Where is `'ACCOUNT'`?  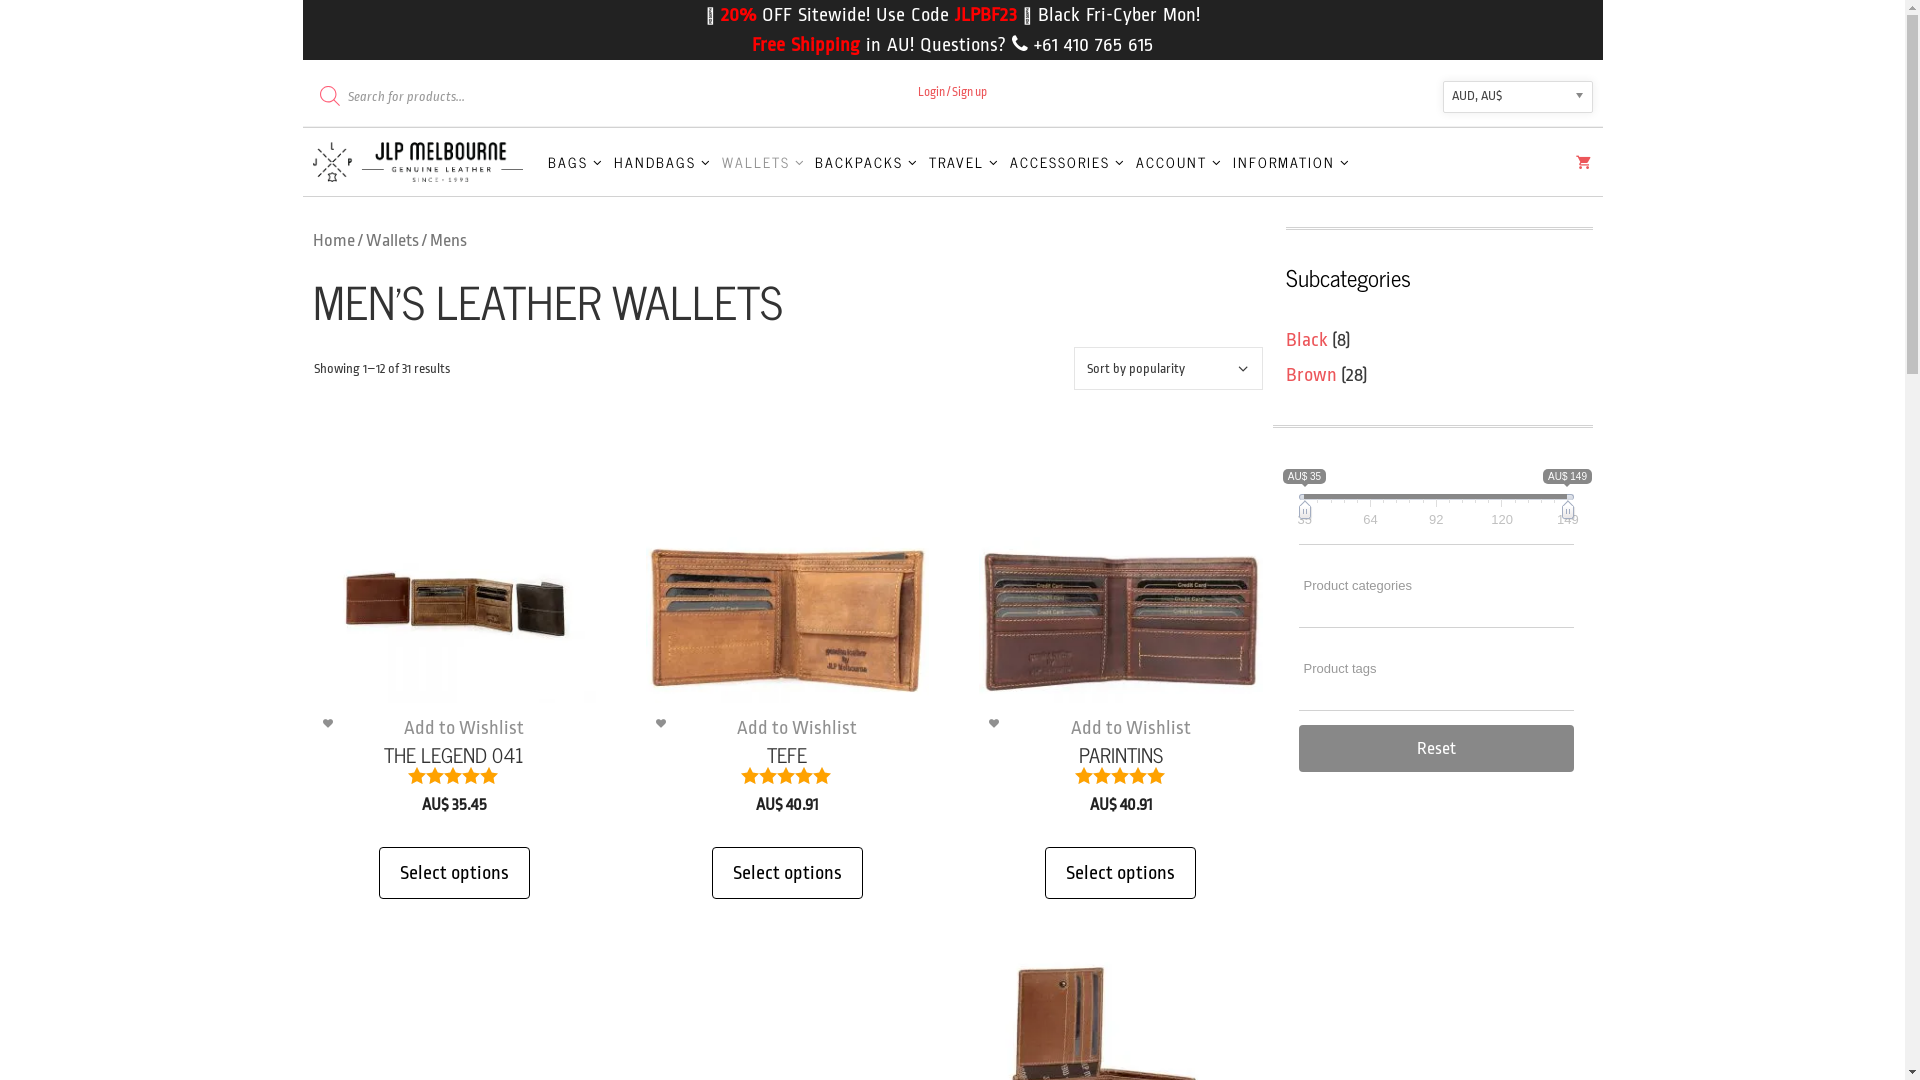
'ACCOUNT' is located at coordinates (1179, 161).